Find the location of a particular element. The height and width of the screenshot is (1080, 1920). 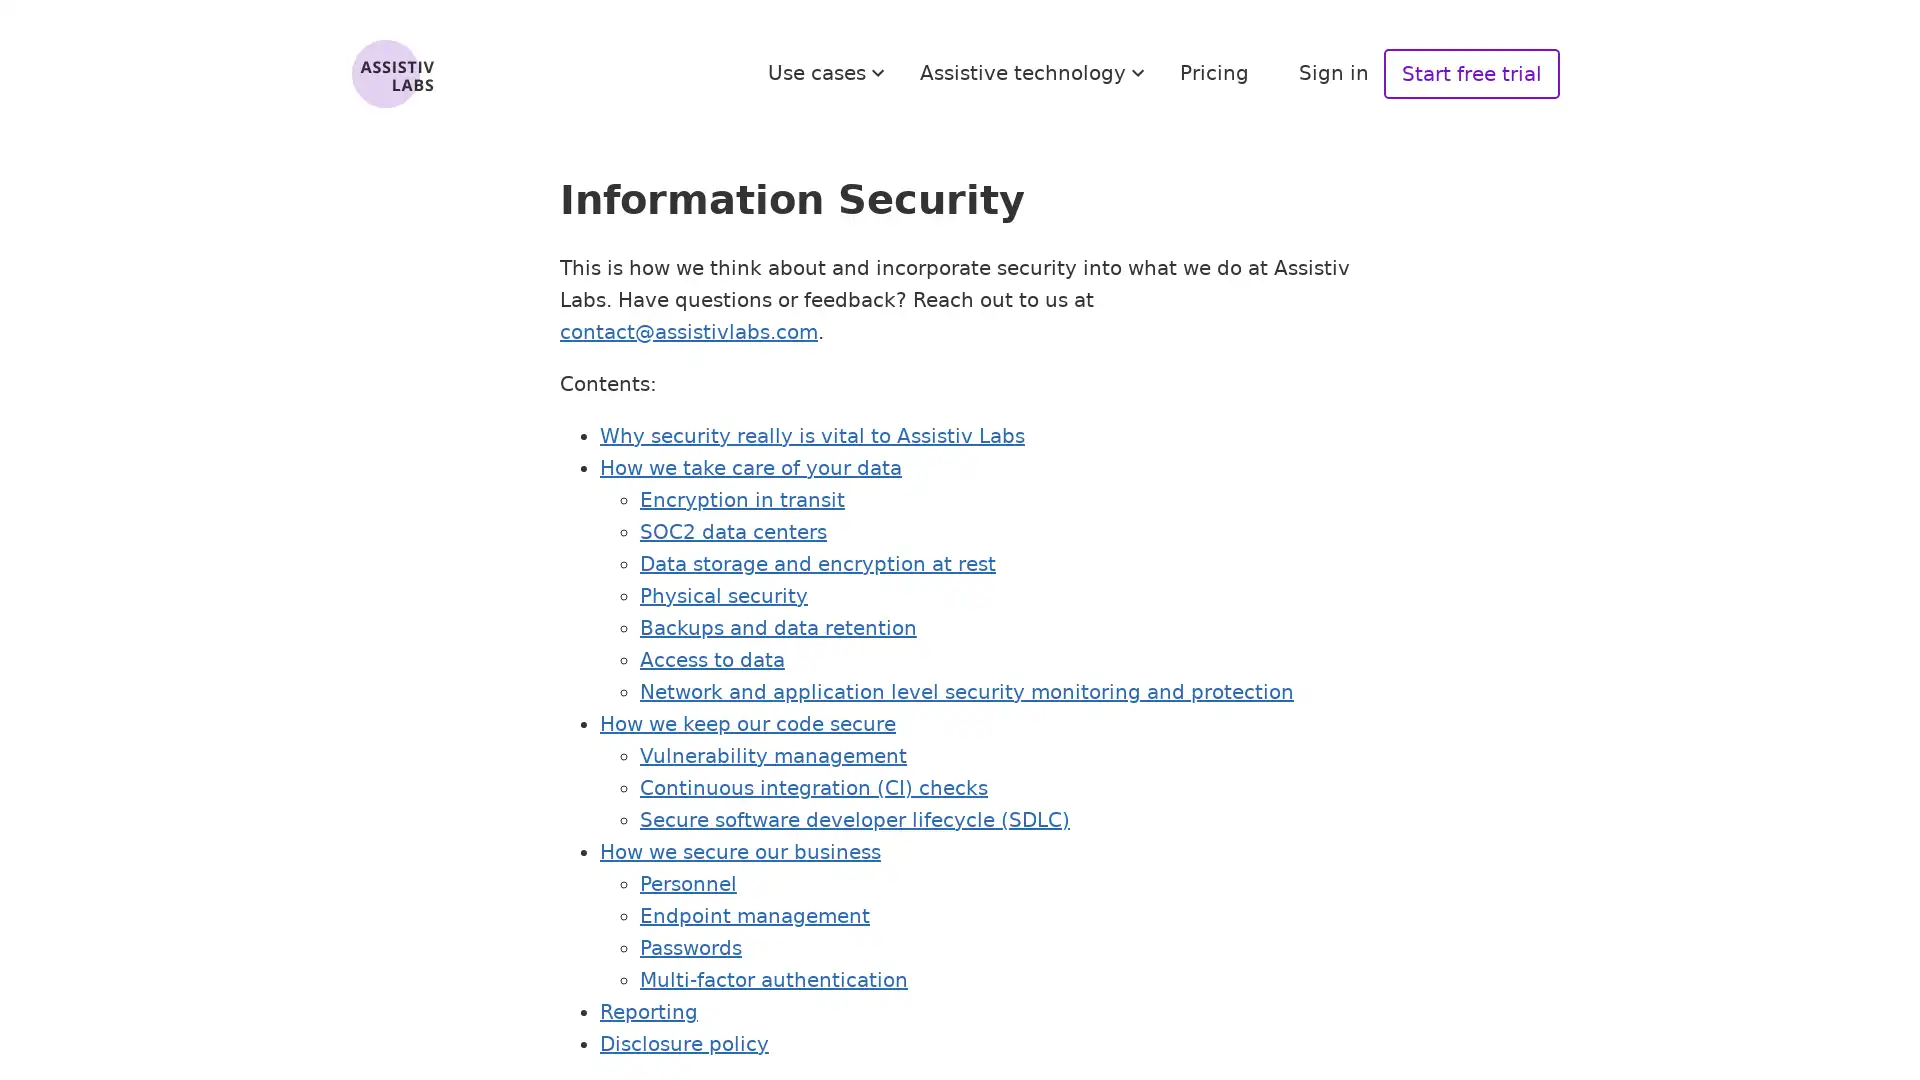

Assistive technology is located at coordinates (1035, 72).